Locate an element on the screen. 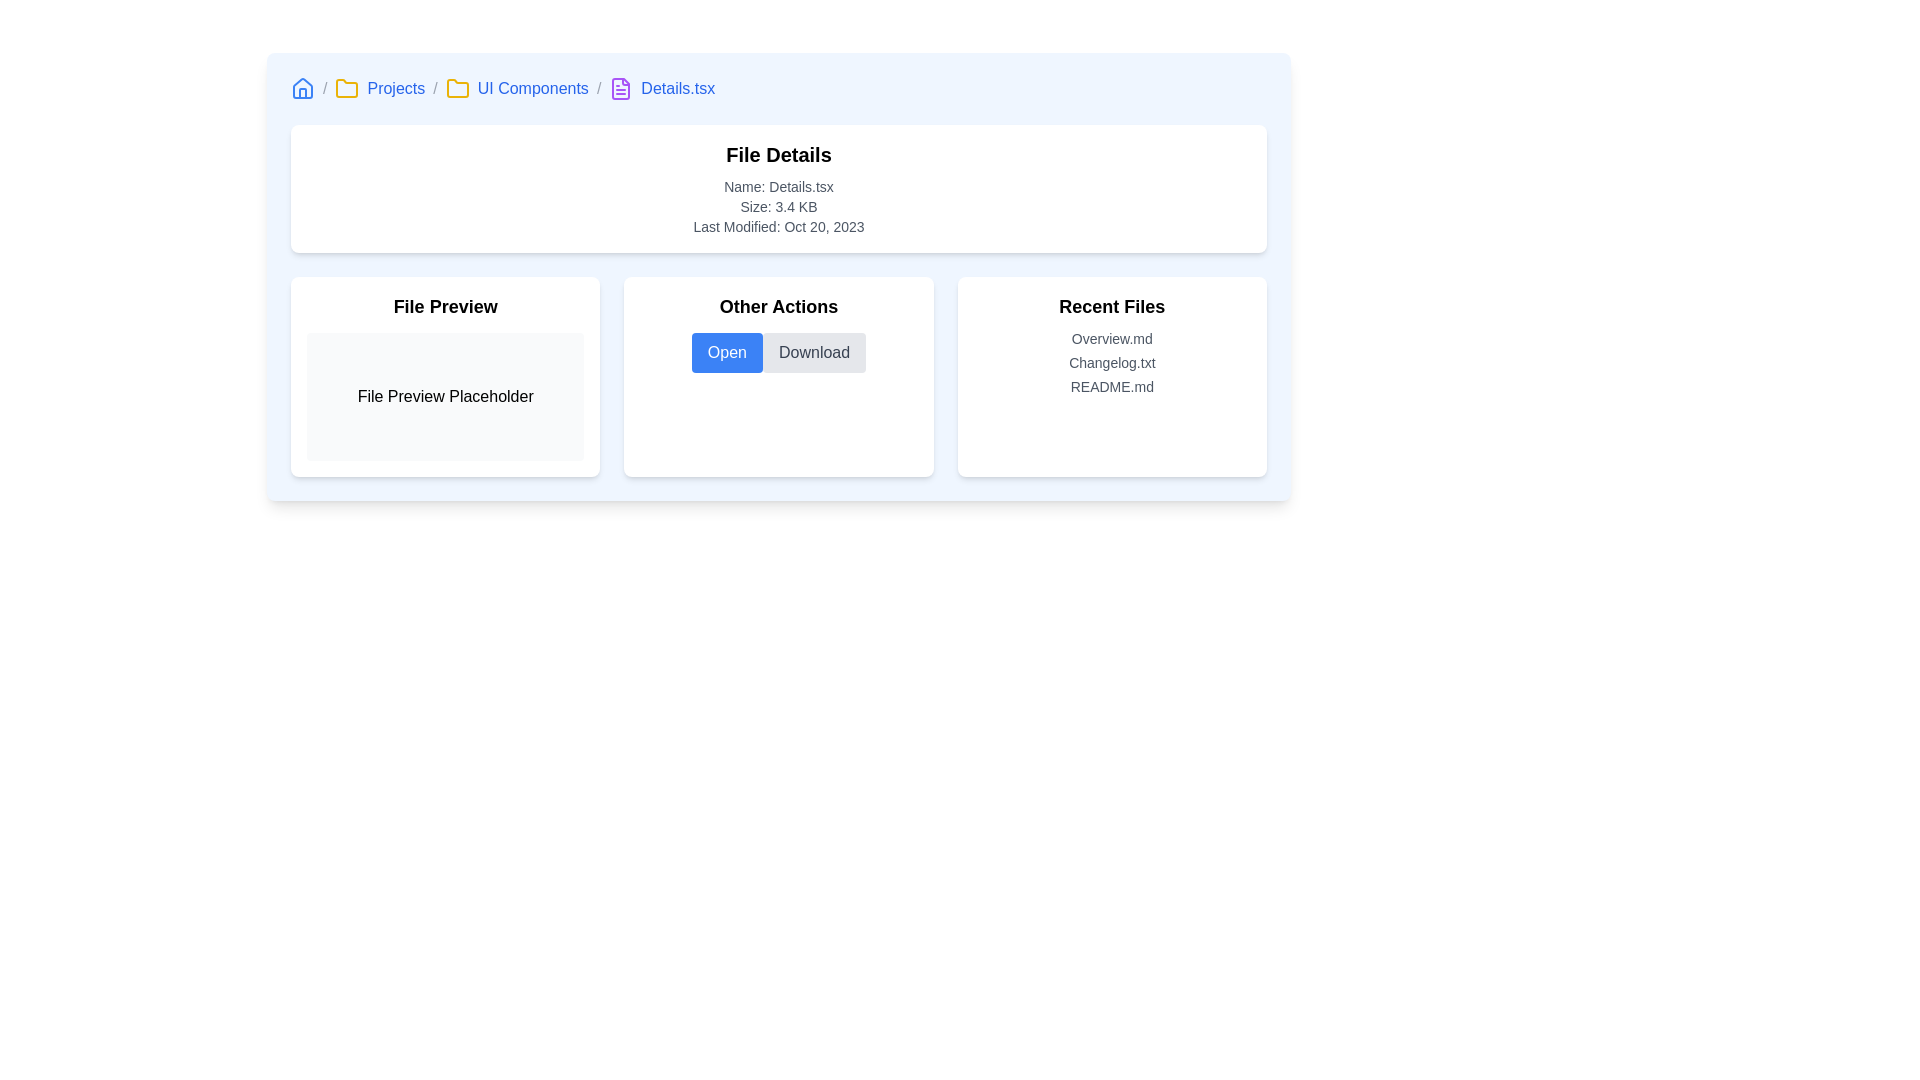  the gray '/' separator in the breadcrumb navigation bar located between 'Projects' and 'UI Components' is located at coordinates (434, 87).